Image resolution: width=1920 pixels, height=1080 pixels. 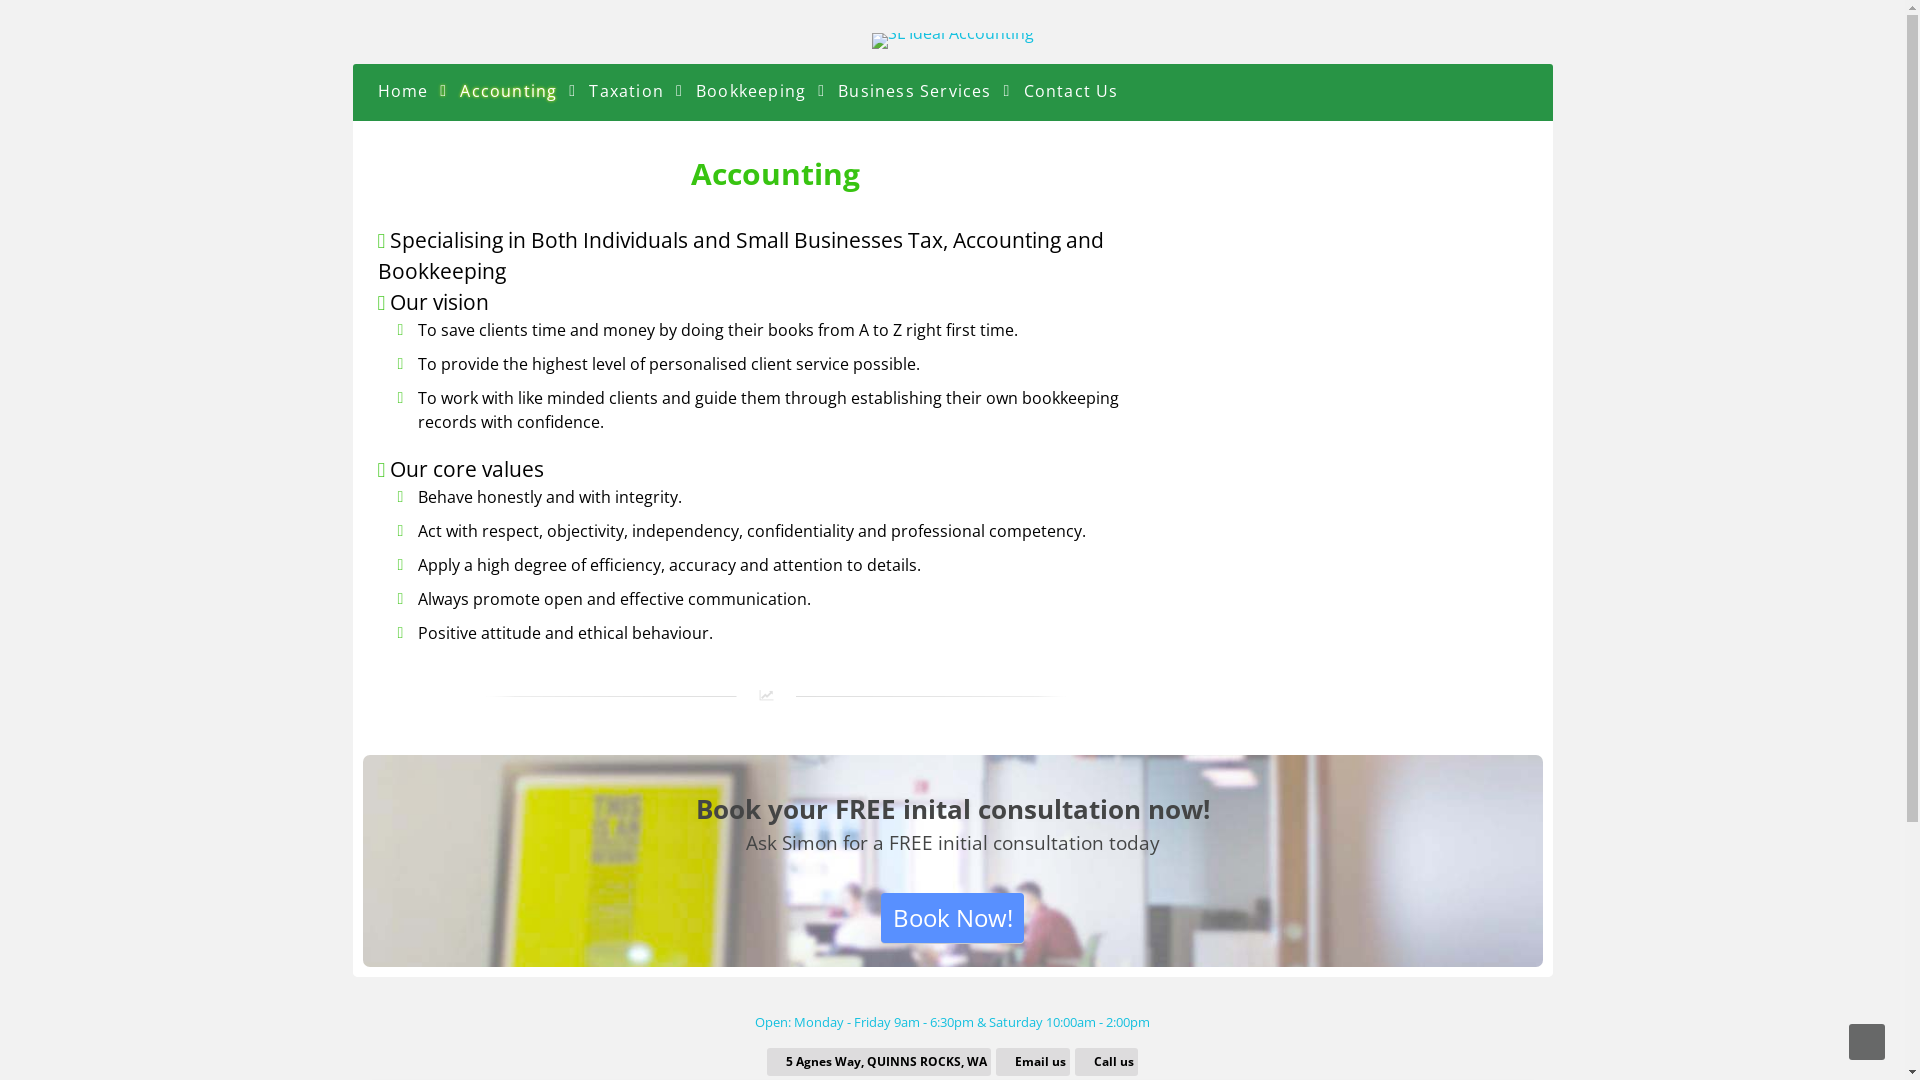 What do you see at coordinates (952, 33) in the screenshot?
I see `'SL Ideal Accounting'` at bounding box center [952, 33].